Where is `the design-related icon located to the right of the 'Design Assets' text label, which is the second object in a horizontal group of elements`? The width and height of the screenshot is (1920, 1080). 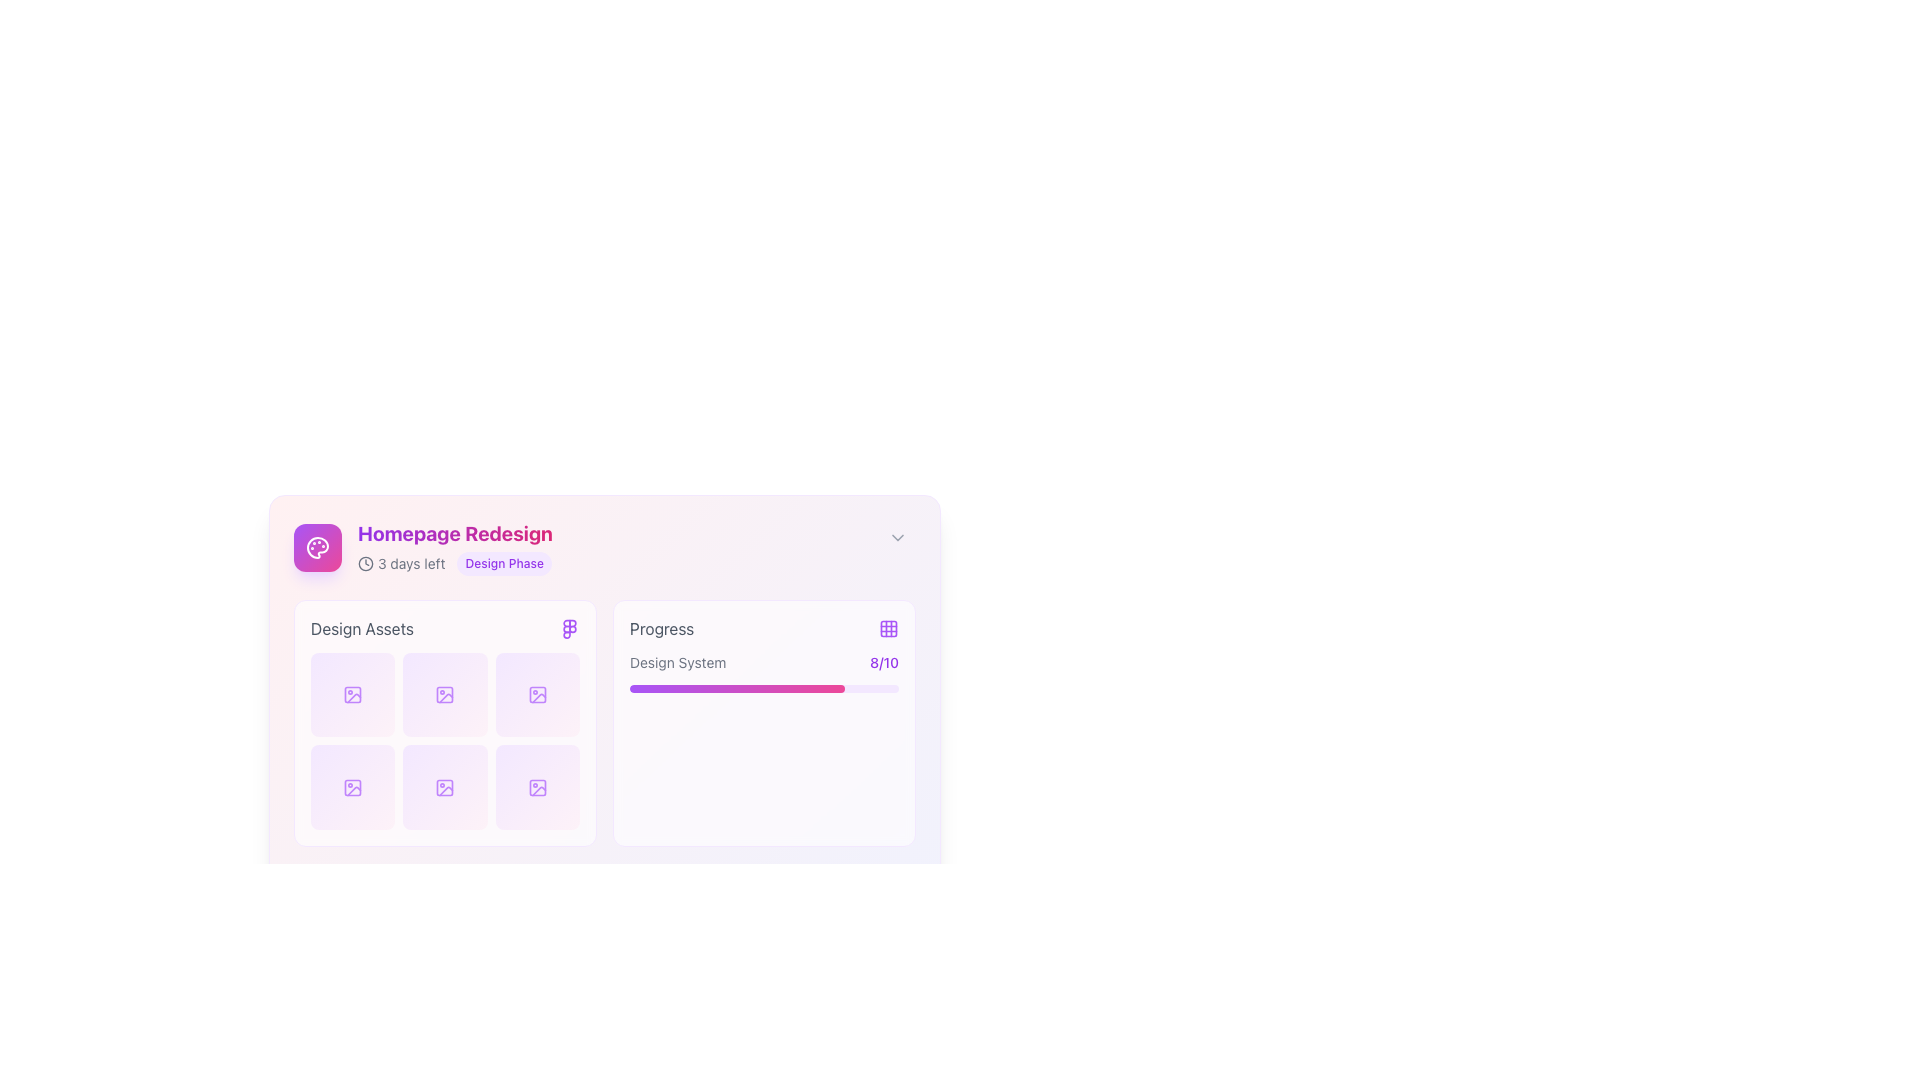
the design-related icon located to the right of the 'Design Assets' text label, which is the second object in a horizontal group of elements is located at coordinates (569, 627).